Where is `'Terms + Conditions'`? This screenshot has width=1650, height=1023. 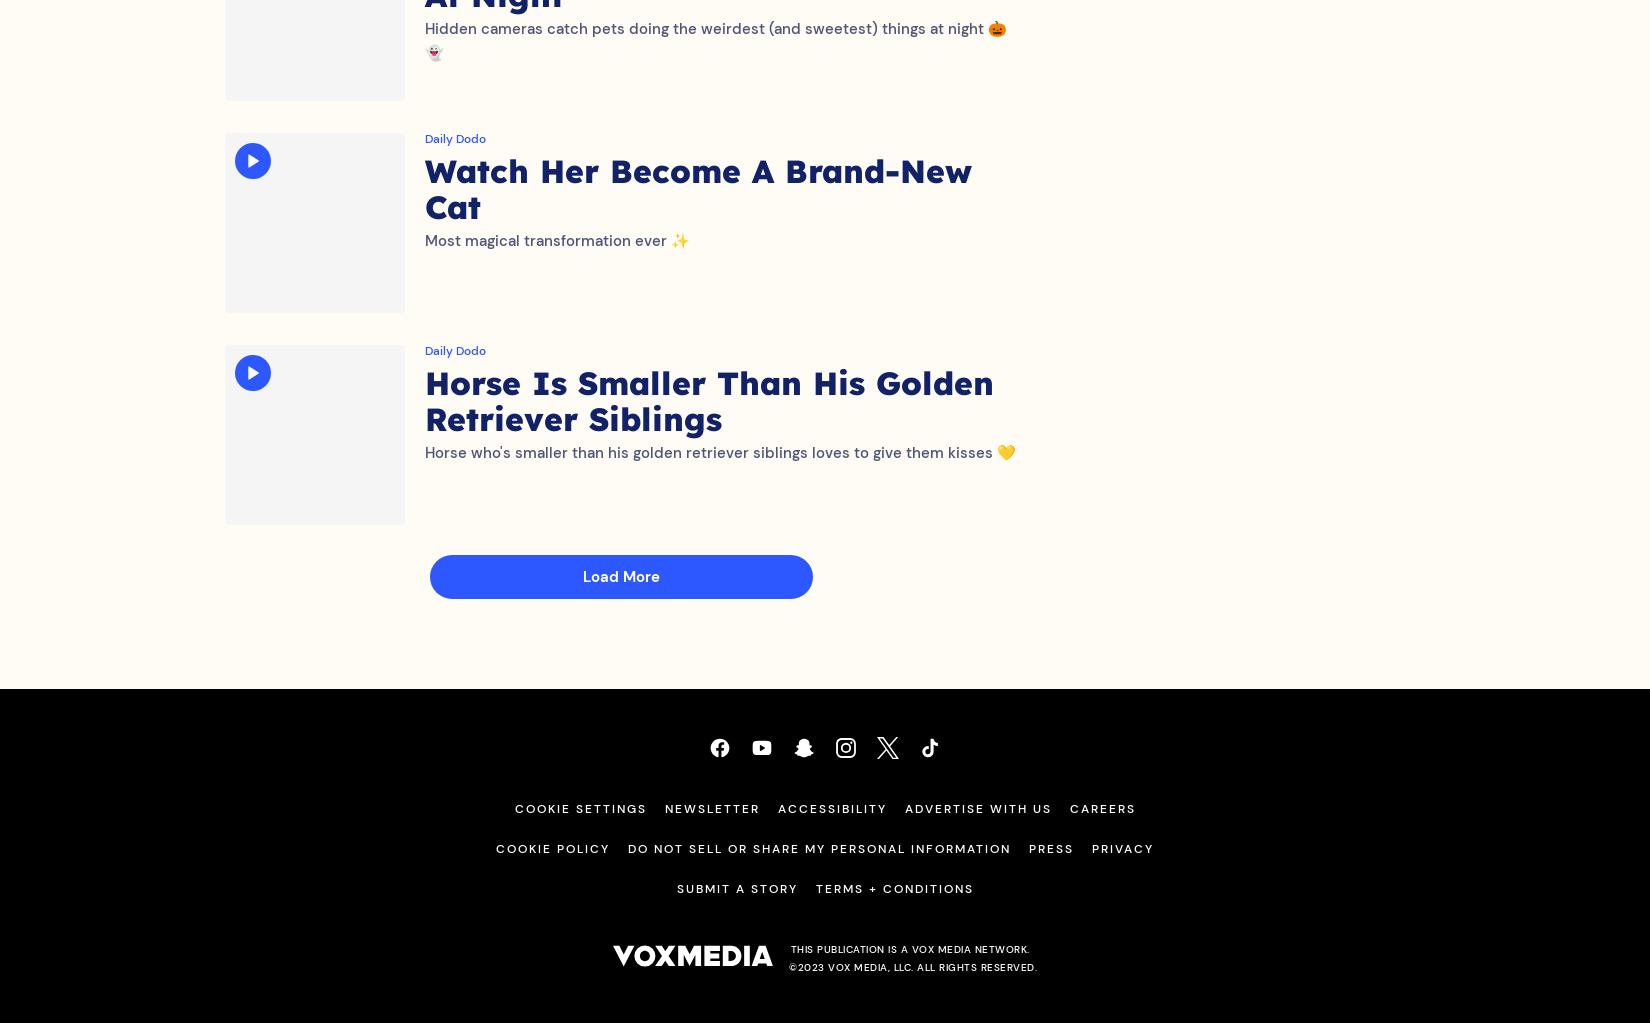
'Terms + Conditions' is located at coordinates (813, 908).